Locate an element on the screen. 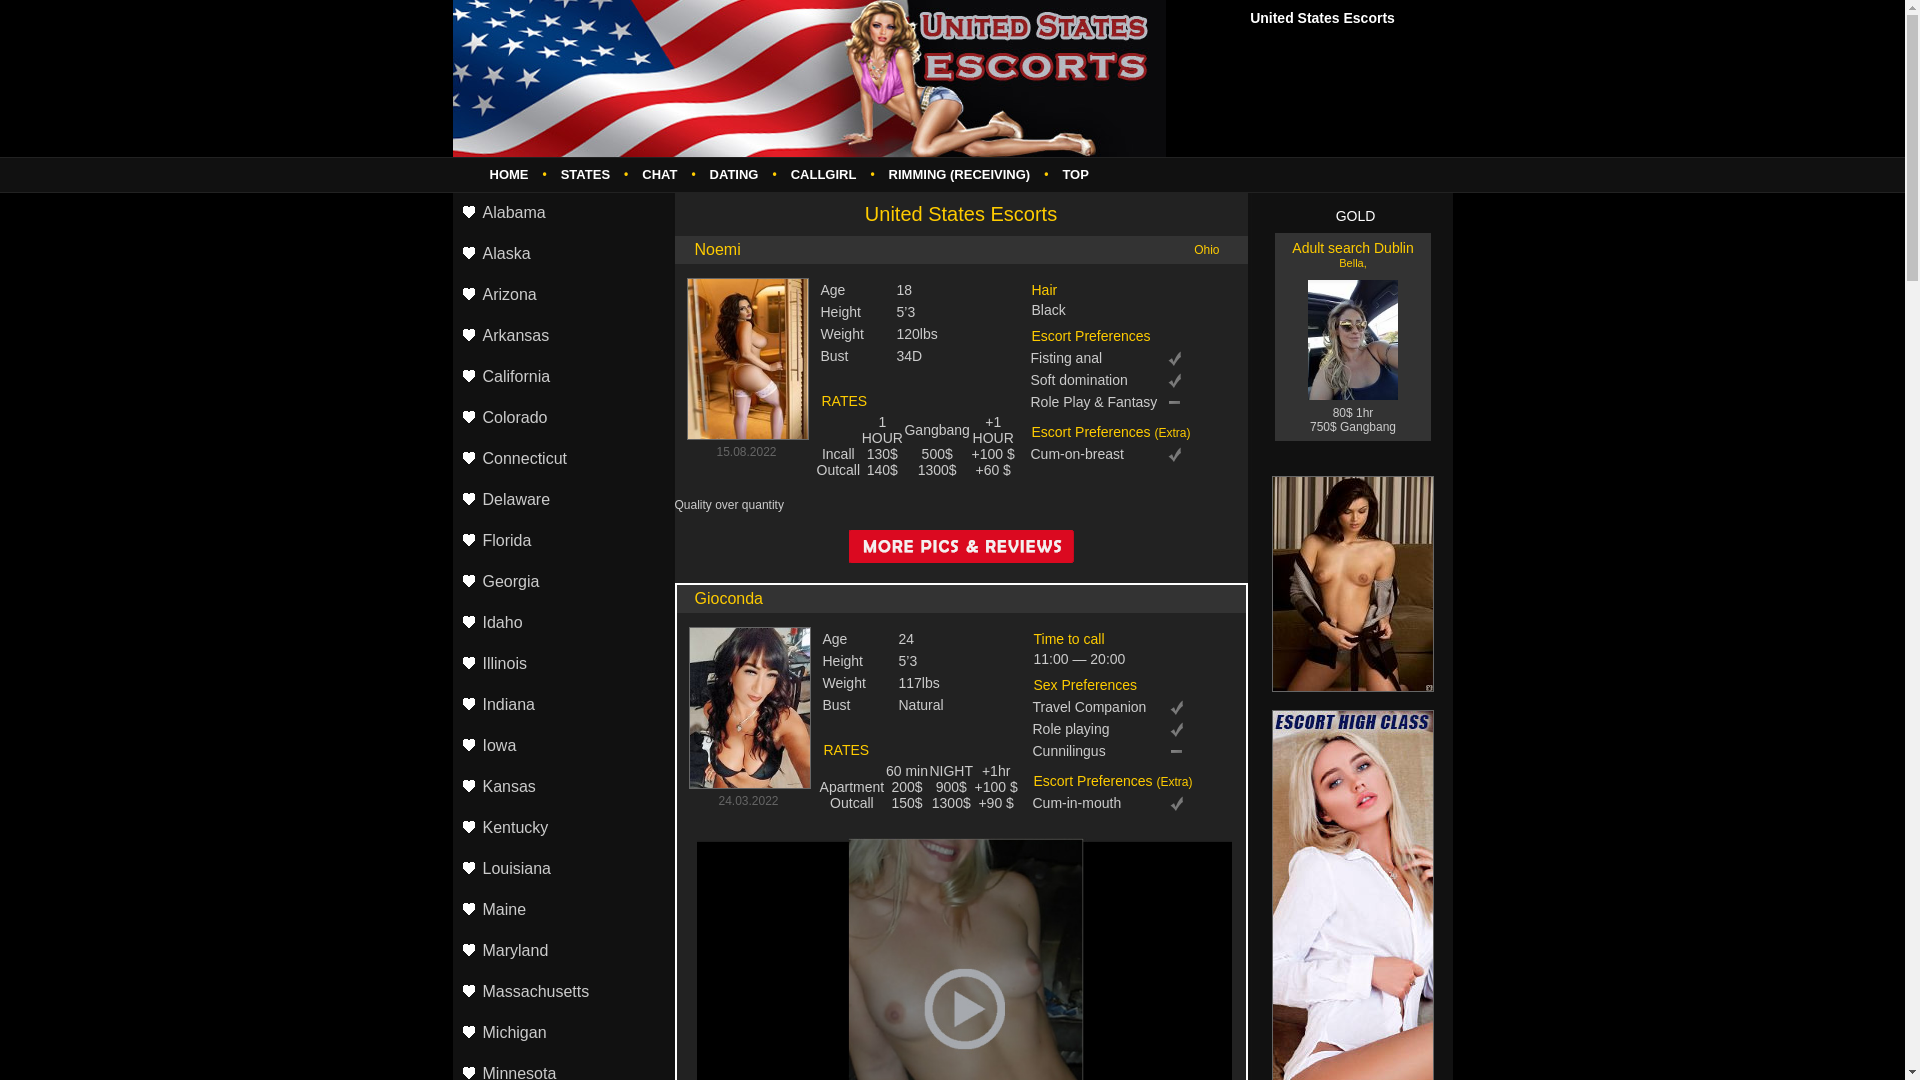 The height and width of the screenshot is (1080, 1920). 'Alaska' is located at coordinates (560, 253).